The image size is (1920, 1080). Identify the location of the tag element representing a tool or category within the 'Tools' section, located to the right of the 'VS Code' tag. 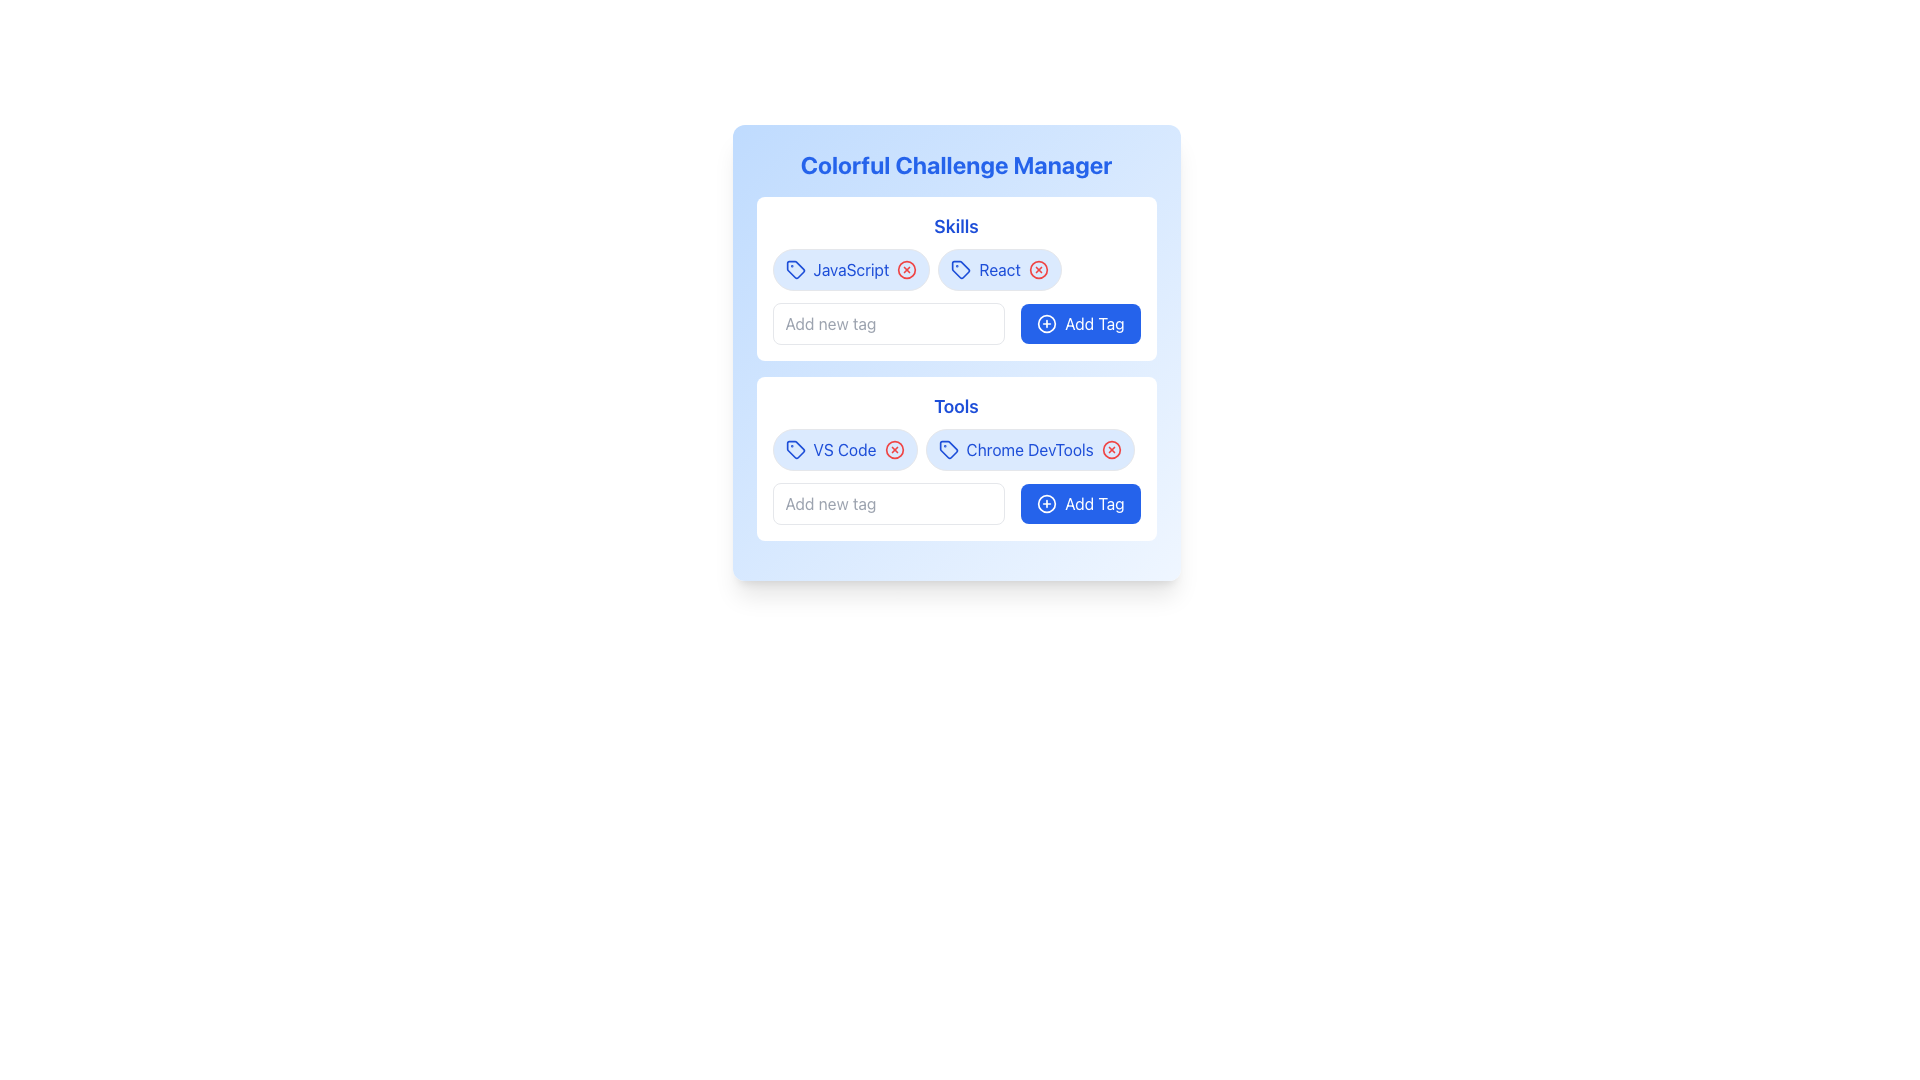
(1030, 450).